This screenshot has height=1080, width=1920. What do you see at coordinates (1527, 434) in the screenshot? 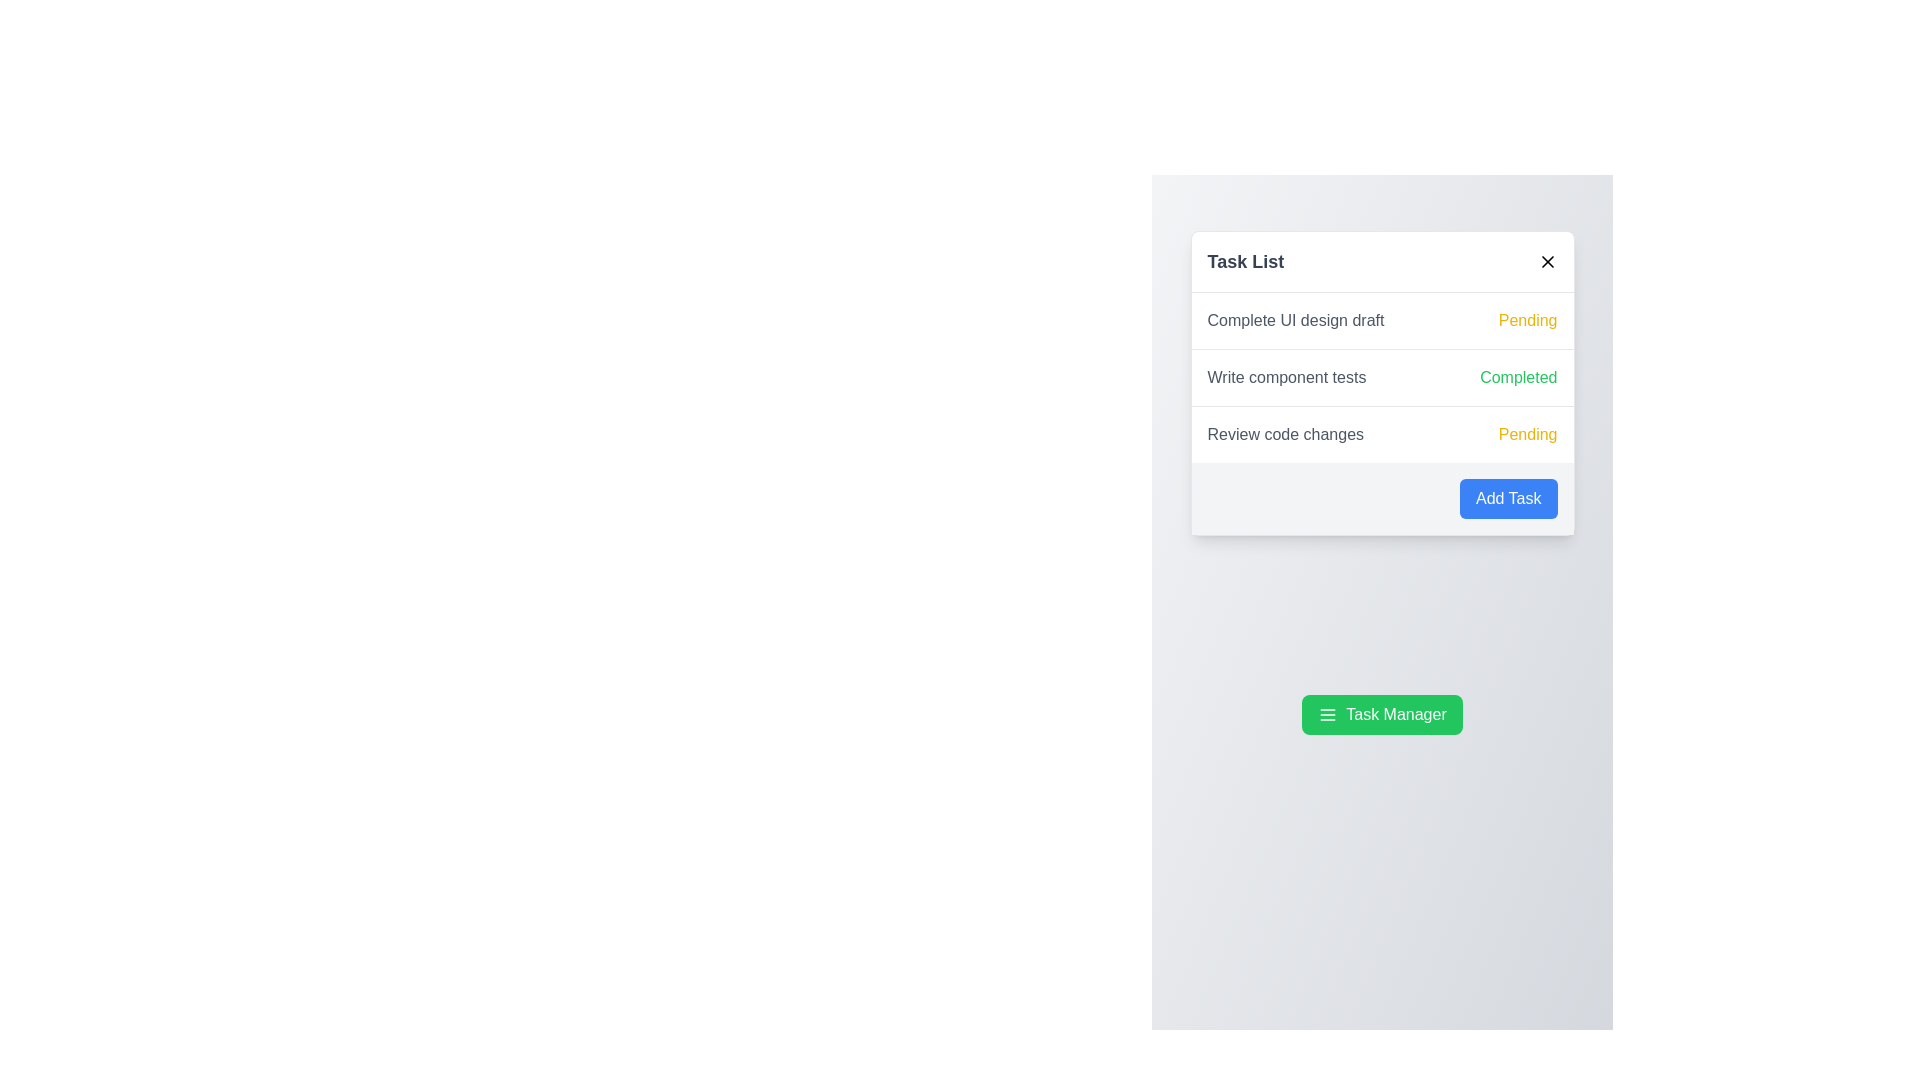
I see `the 'Pending' status label indicating the current state of the task 'Review code changes', which is aligned to the right edge of its row` at bounding box center [1527, 434].